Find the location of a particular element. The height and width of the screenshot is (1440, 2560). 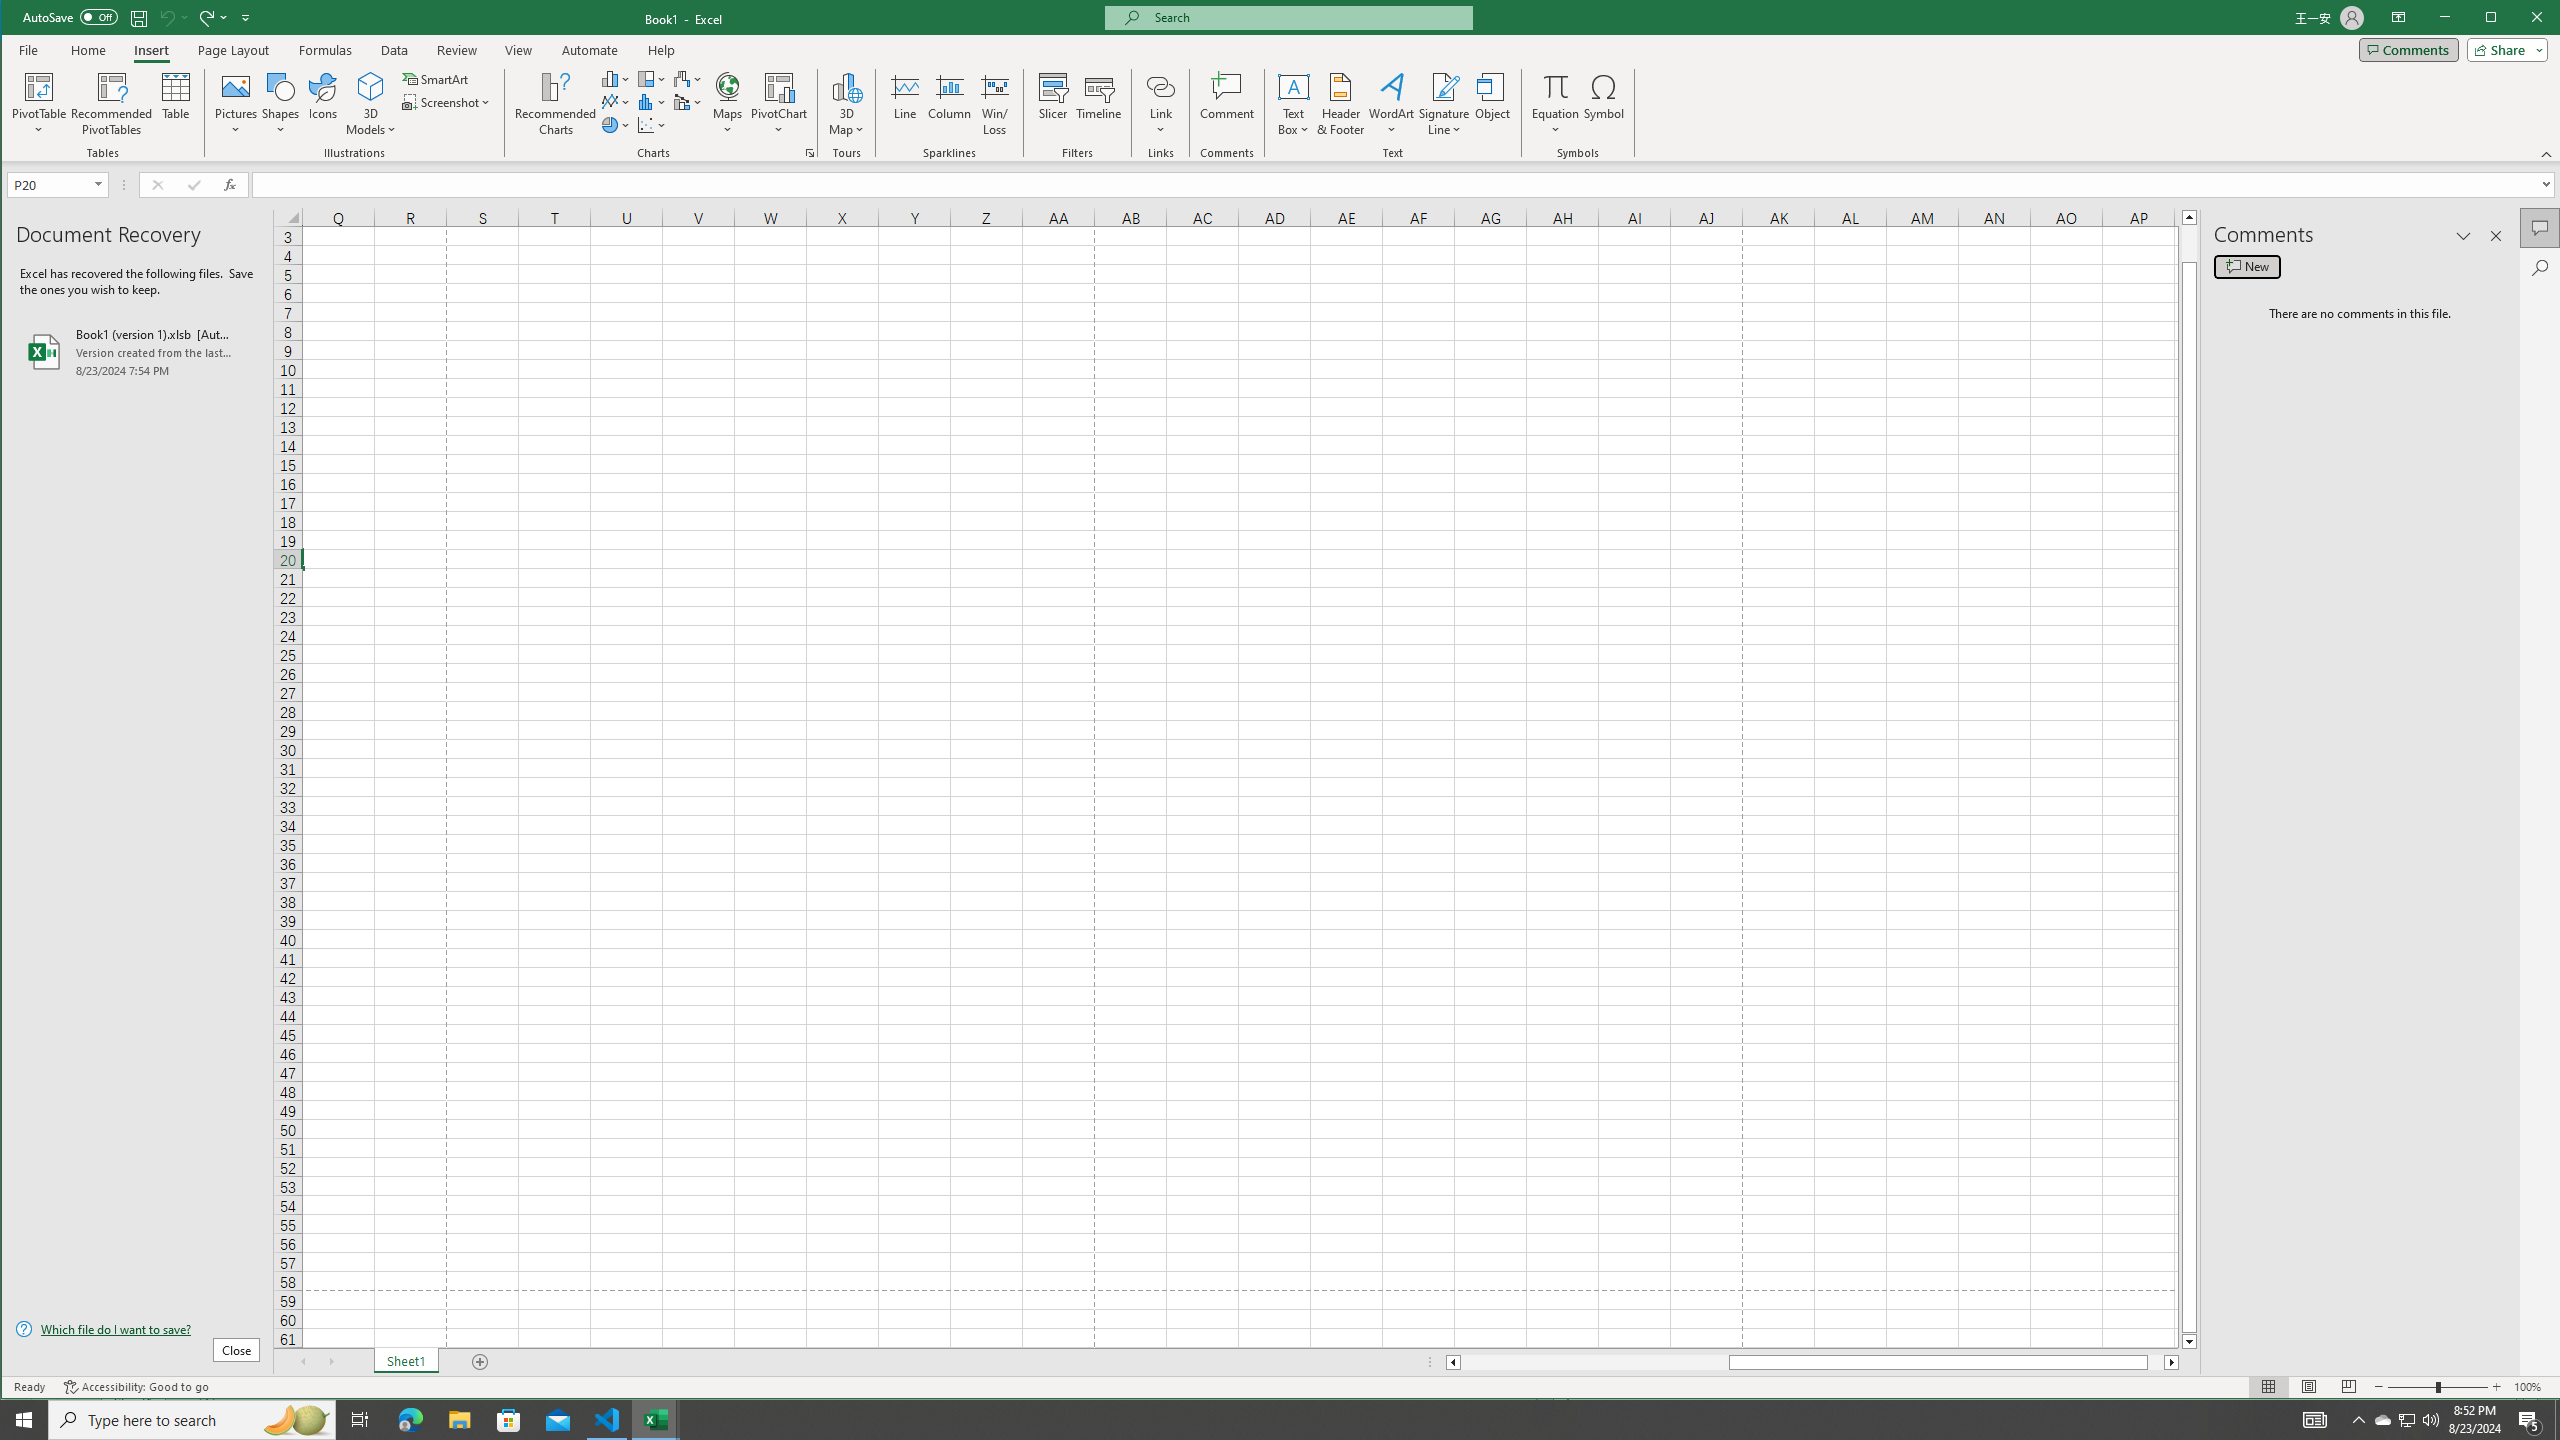

'Timeline' is located at coordinates (1098, 103).